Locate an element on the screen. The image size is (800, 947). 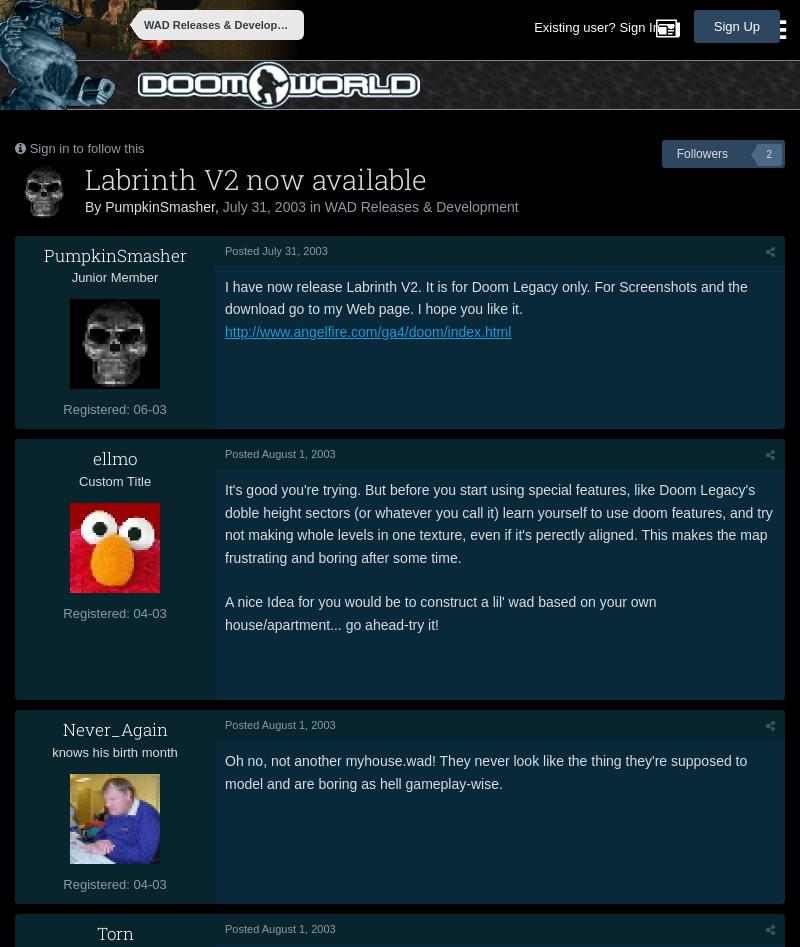
'Followers' is located at coordinates (701, 152).